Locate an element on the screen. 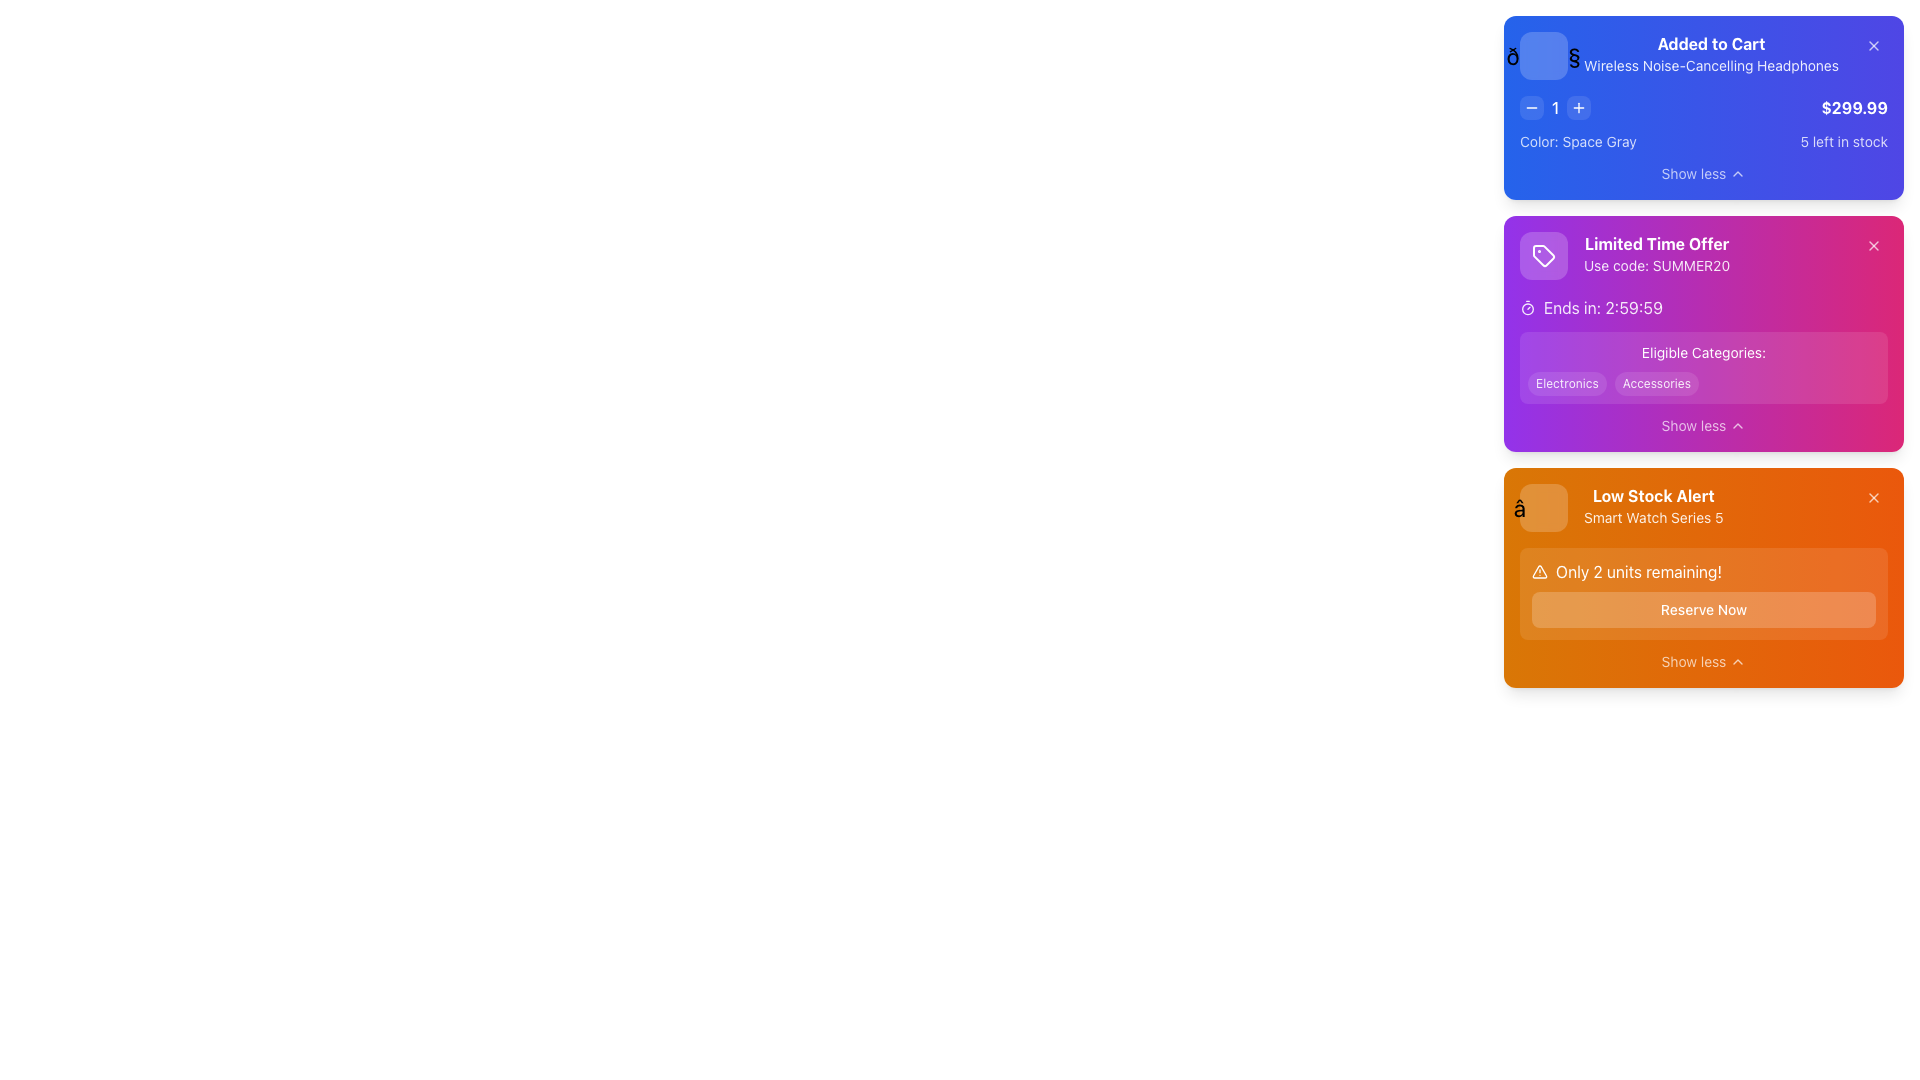 The width and height of the screenshot is (1920, 1080). the toggle button at the bottom of the orange panel titled 'Low Stock Alert' for 'Smart Watch Series 5' is located at coordinates (1703, 662).